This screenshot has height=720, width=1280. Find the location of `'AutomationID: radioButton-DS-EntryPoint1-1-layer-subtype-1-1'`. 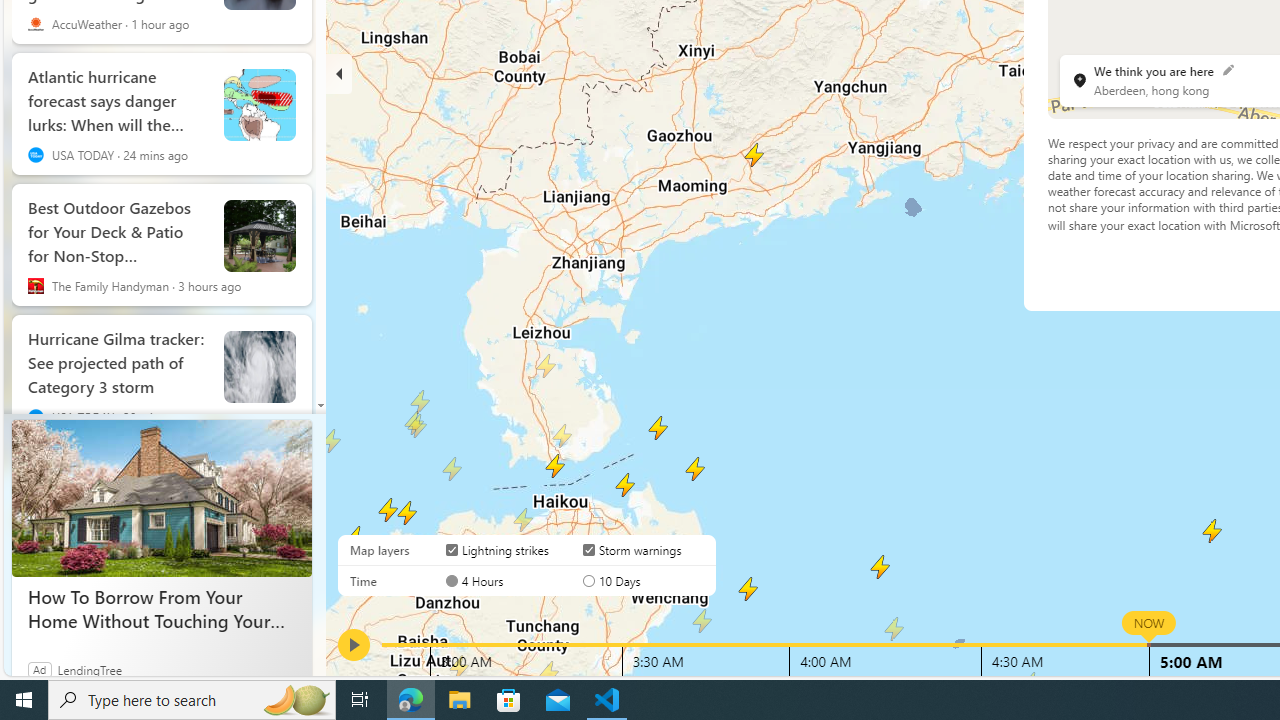

'AutomationID: radioButton-DS-EntryPoint1-1-layer-subtype-1-1' is located at coordinates (587, 581).